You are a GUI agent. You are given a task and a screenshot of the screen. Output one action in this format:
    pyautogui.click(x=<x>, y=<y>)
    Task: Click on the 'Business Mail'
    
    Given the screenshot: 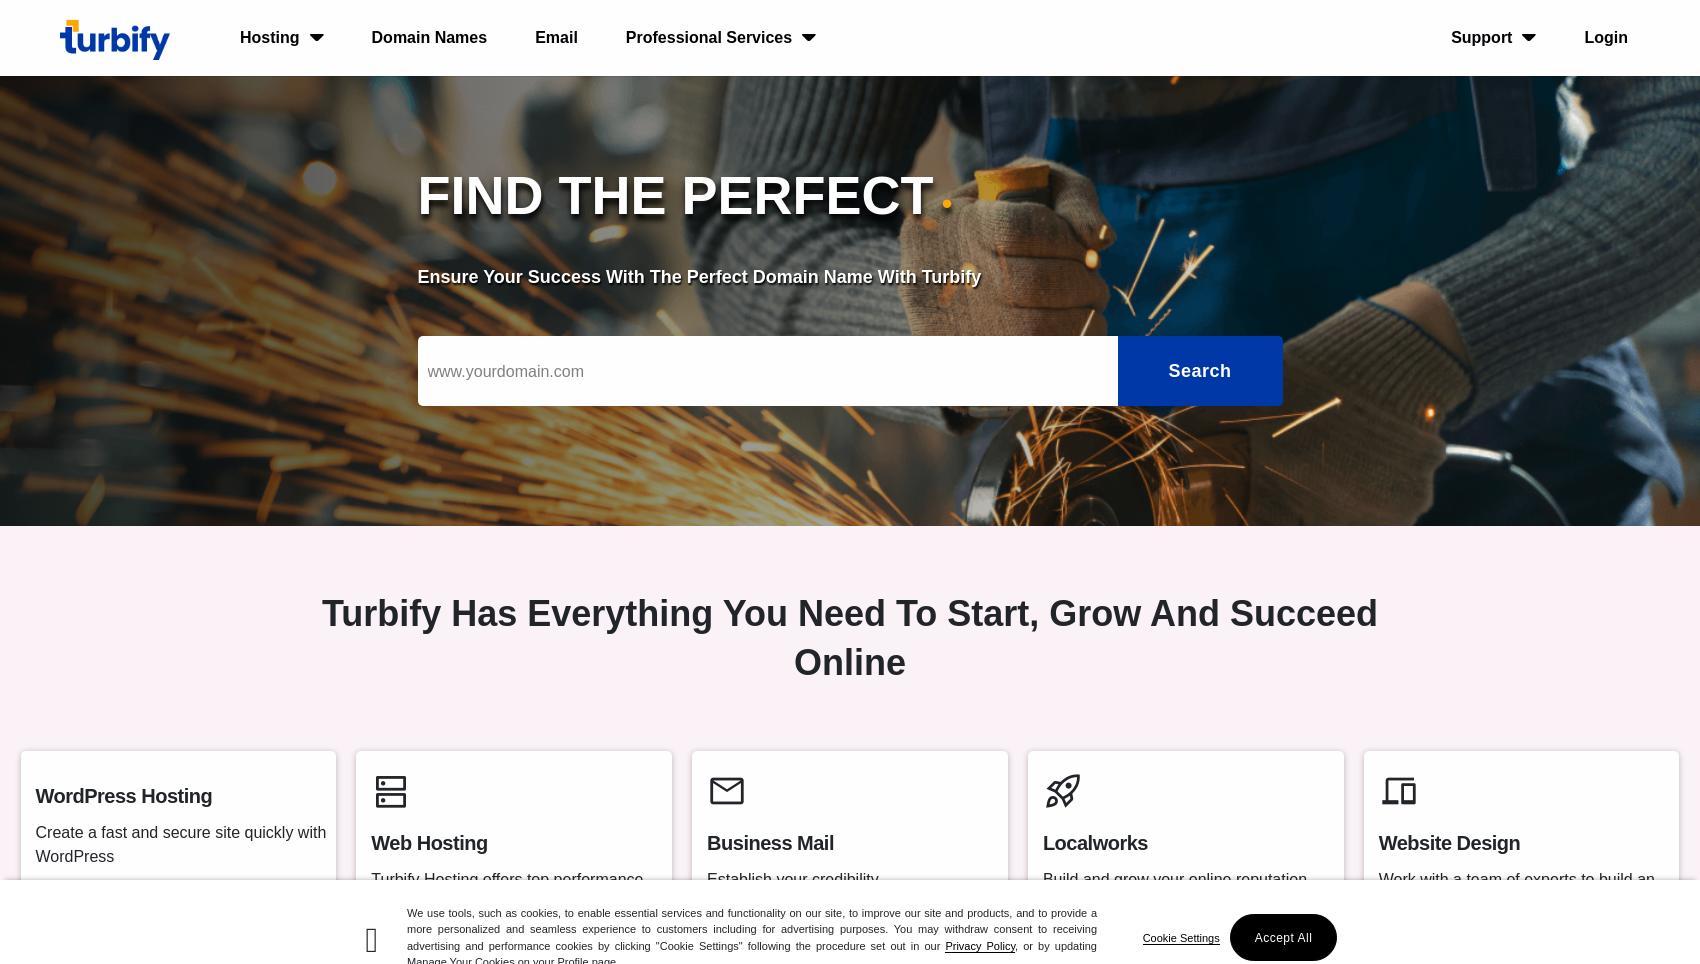 What is the action you would take?
    pyautogui.click(x=768, y=842)
    